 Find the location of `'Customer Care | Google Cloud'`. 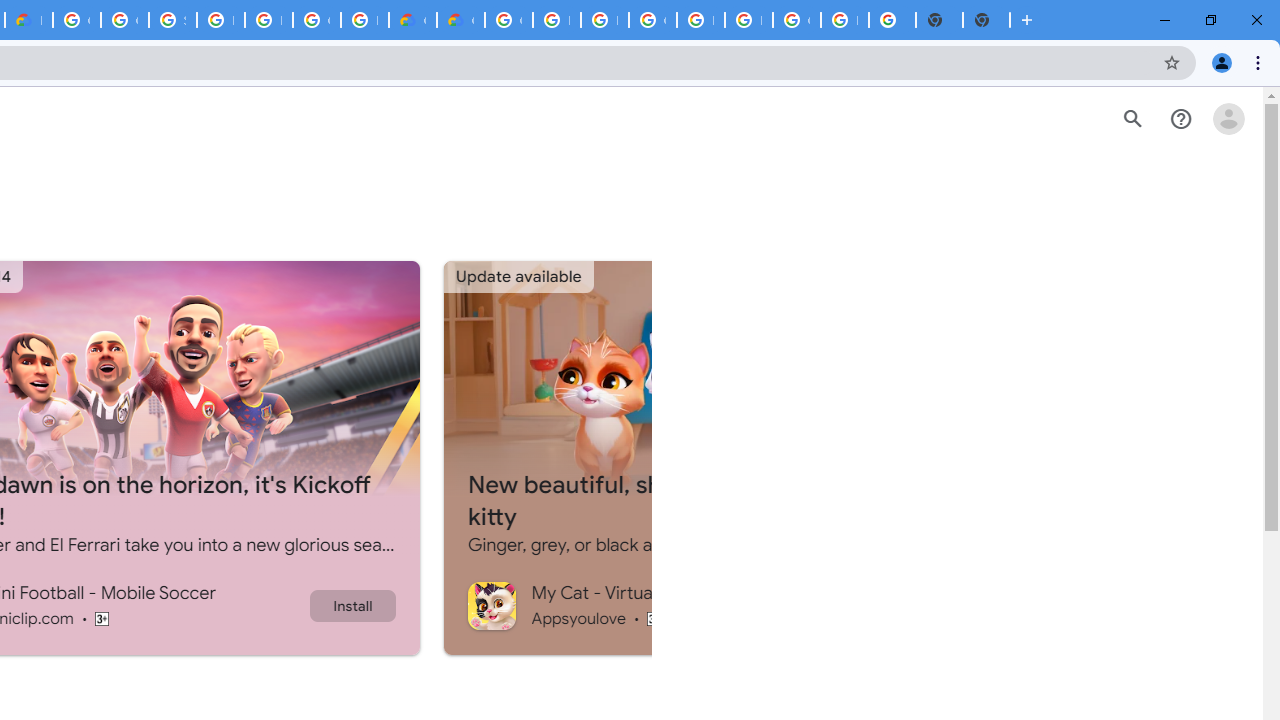

'Customer Care | Google Cloud' is located at coordinates (411, 20).